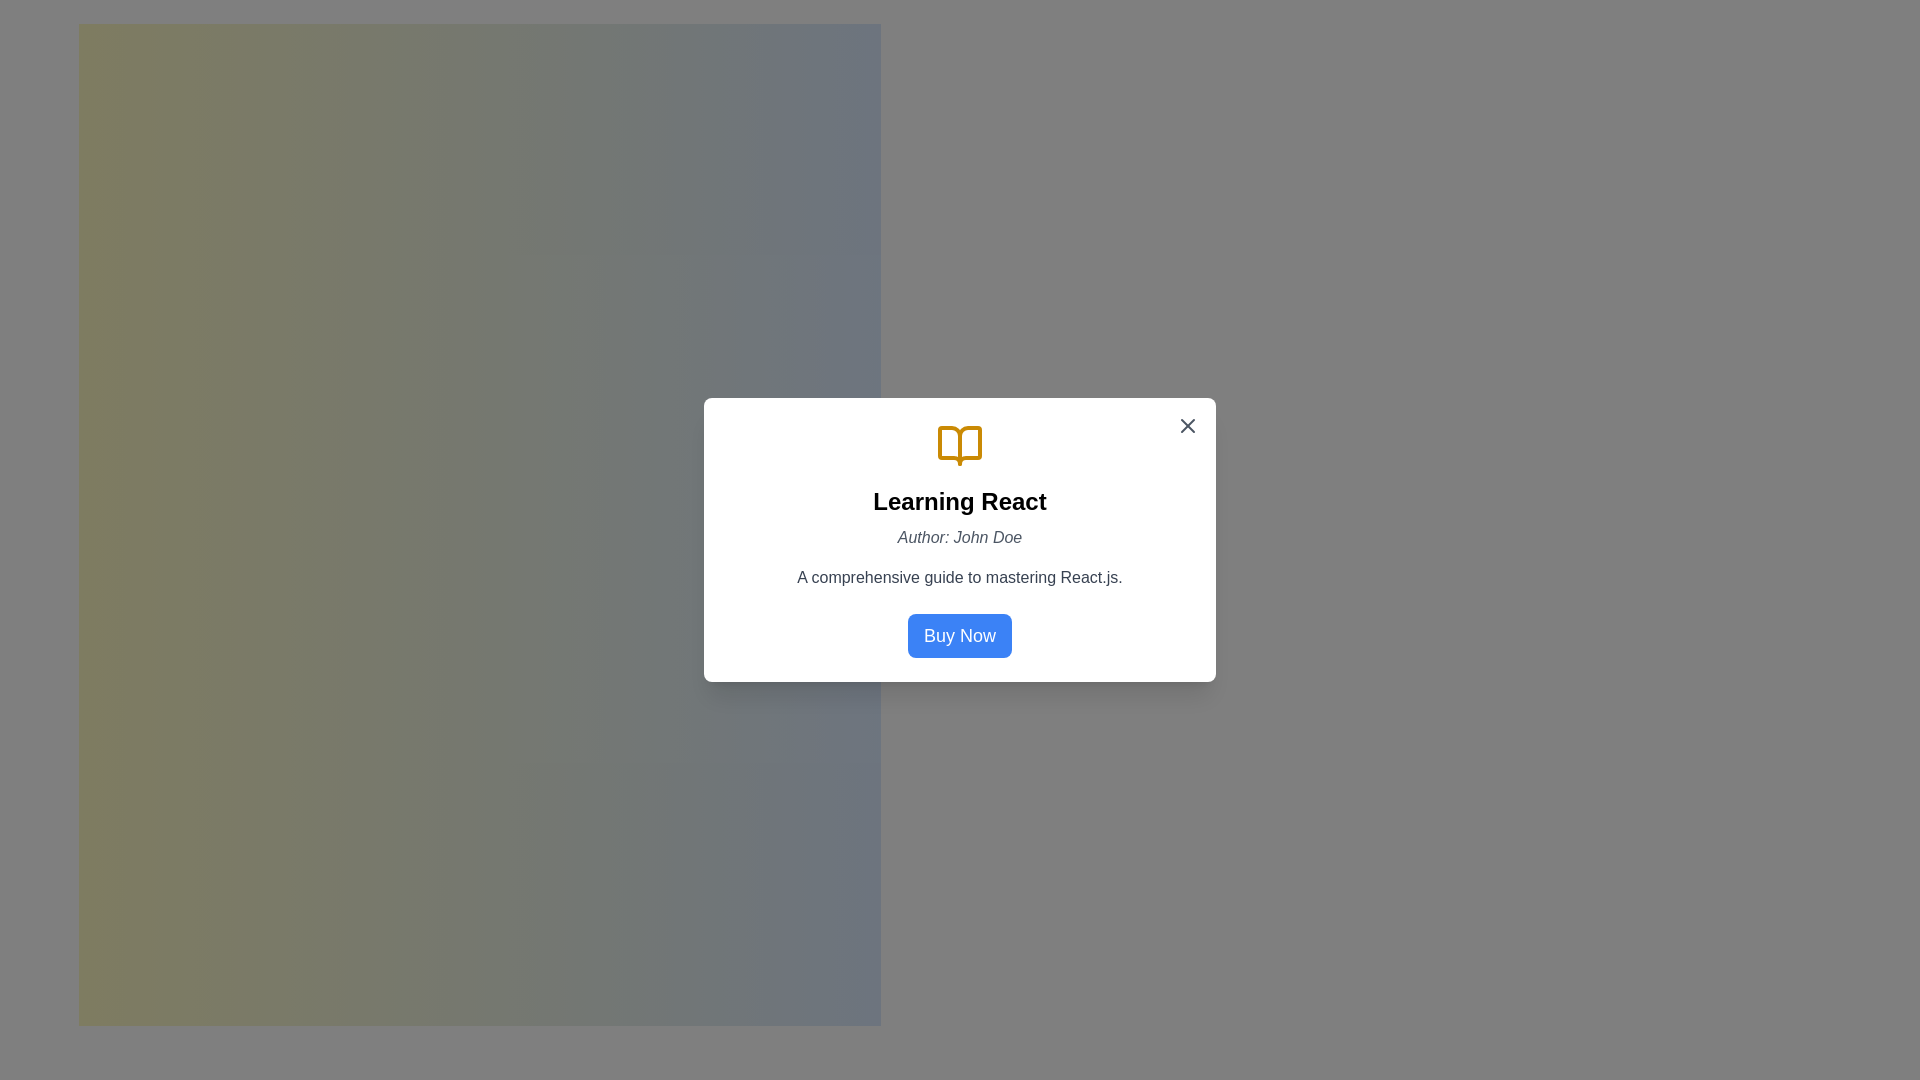 Image resolution: width=1920 pixels, height=1080 pixels. What do you see at coordinates (960, 578) in the screenshot?
I see `the text element displaying the phrase 'A comprehensive guide to mastering React.js.' which is centrally aligned and located below the author information` at bounding box center [960, 578].